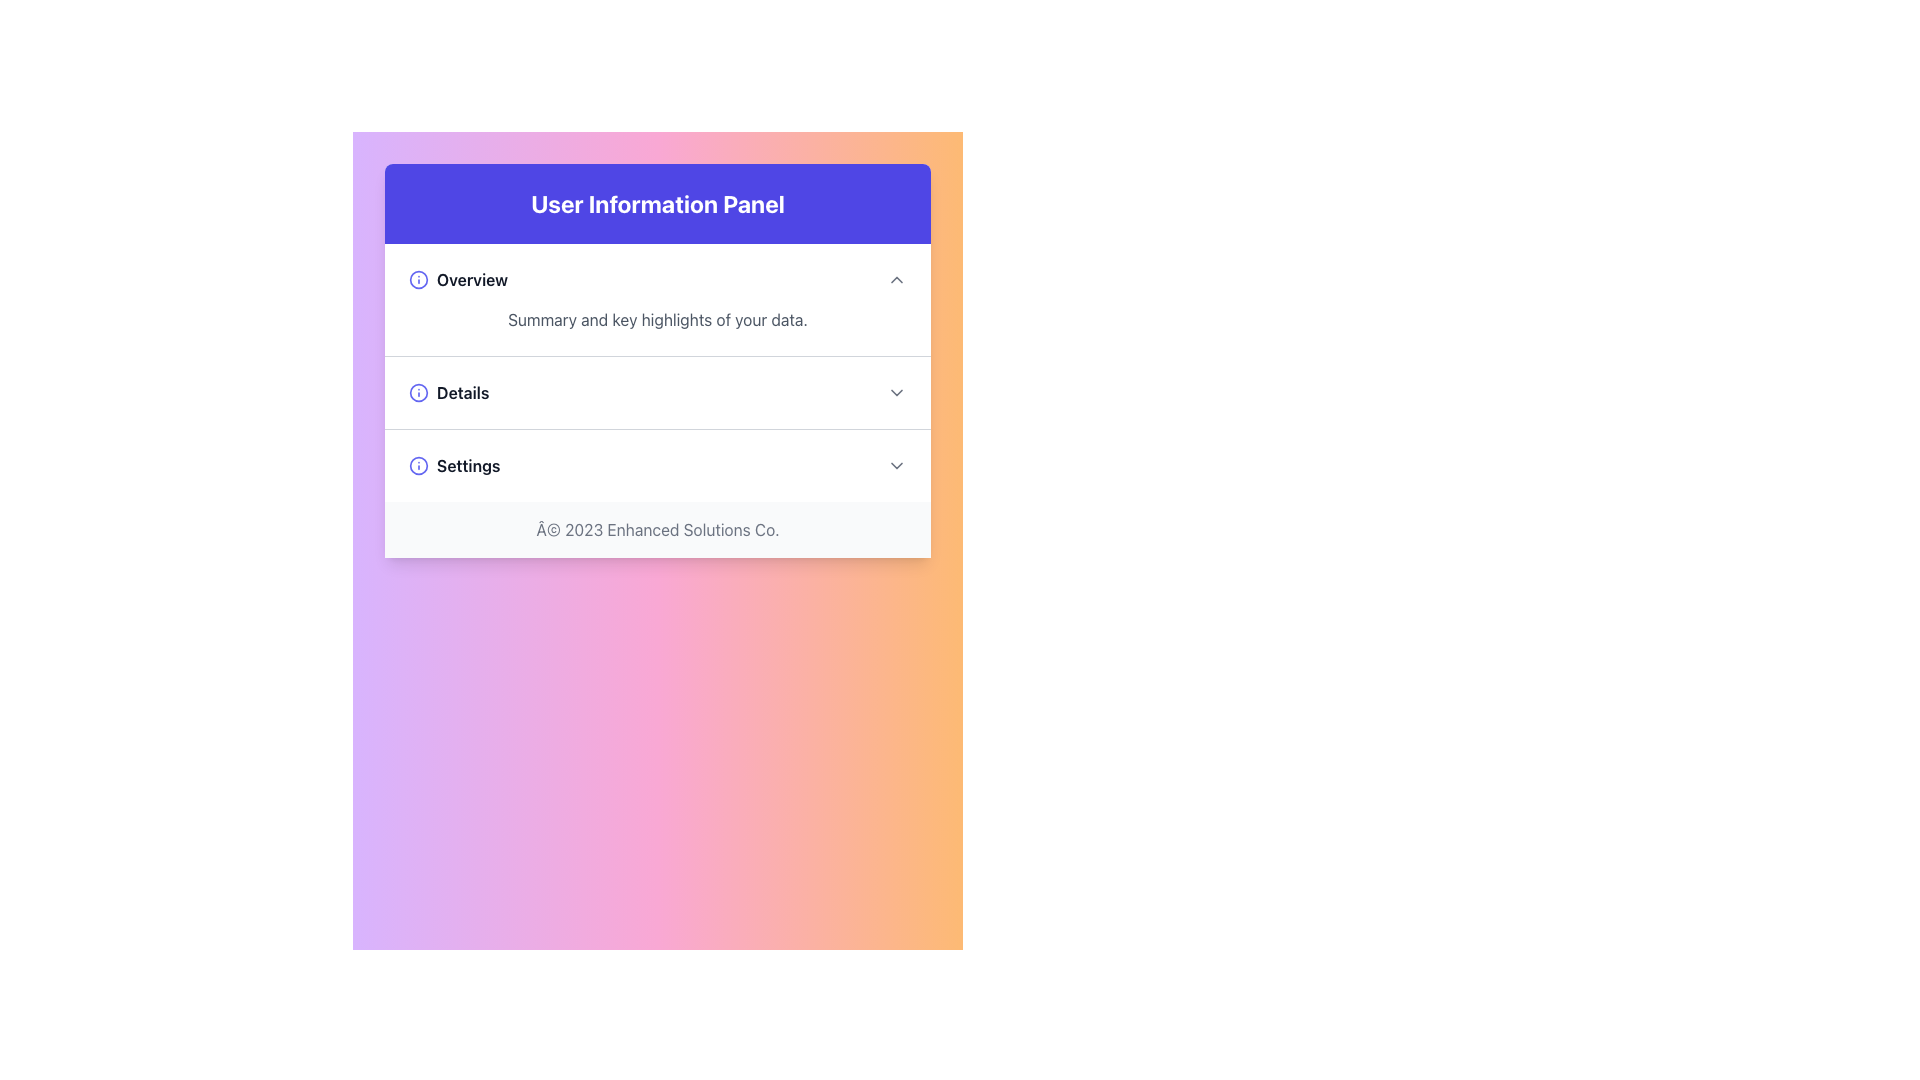 This screenshot has width=1920, height=1080. Describe the element at coordinates (657, 528) in the screenshot. I see `the static text label displaying 'Â© 2023 Enhanced Solutions Co.' in the footer section of the UI` at that location.